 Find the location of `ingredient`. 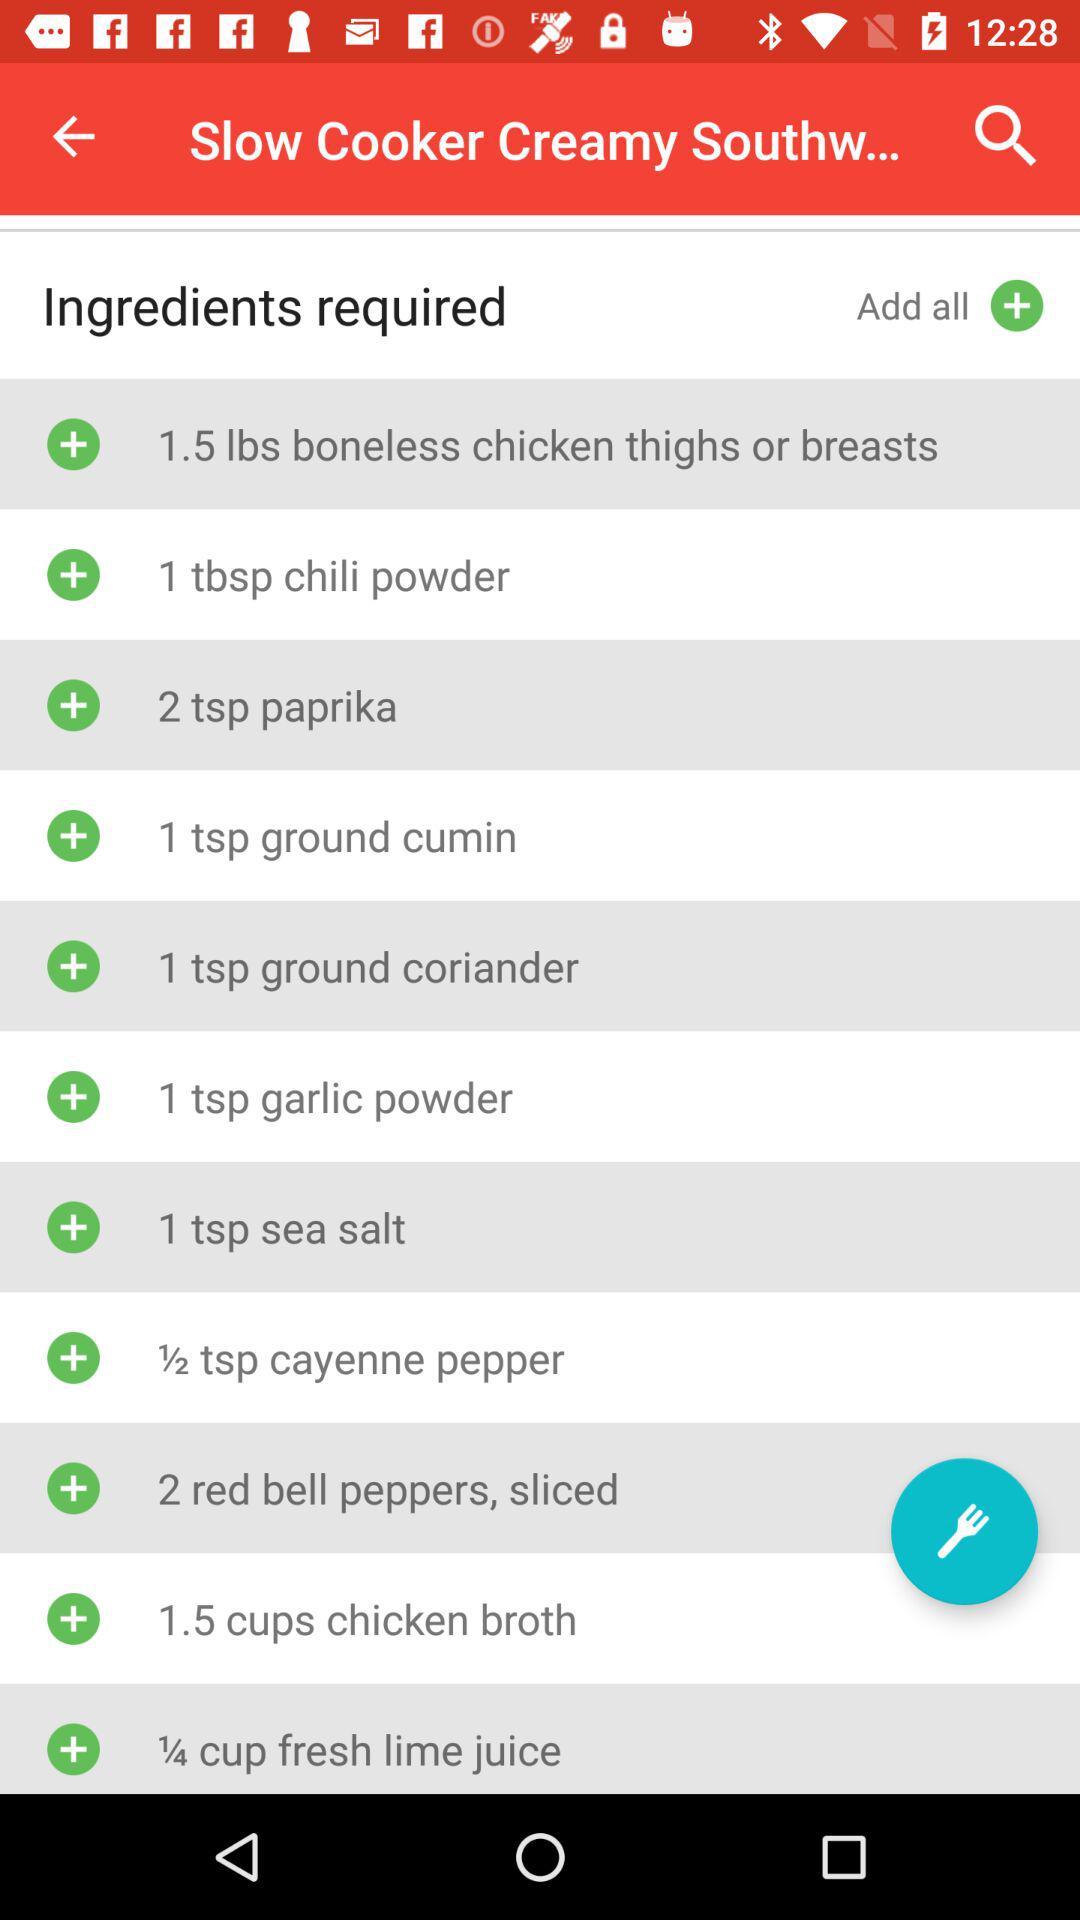

ingredient is located at coordinates (963, 1530).